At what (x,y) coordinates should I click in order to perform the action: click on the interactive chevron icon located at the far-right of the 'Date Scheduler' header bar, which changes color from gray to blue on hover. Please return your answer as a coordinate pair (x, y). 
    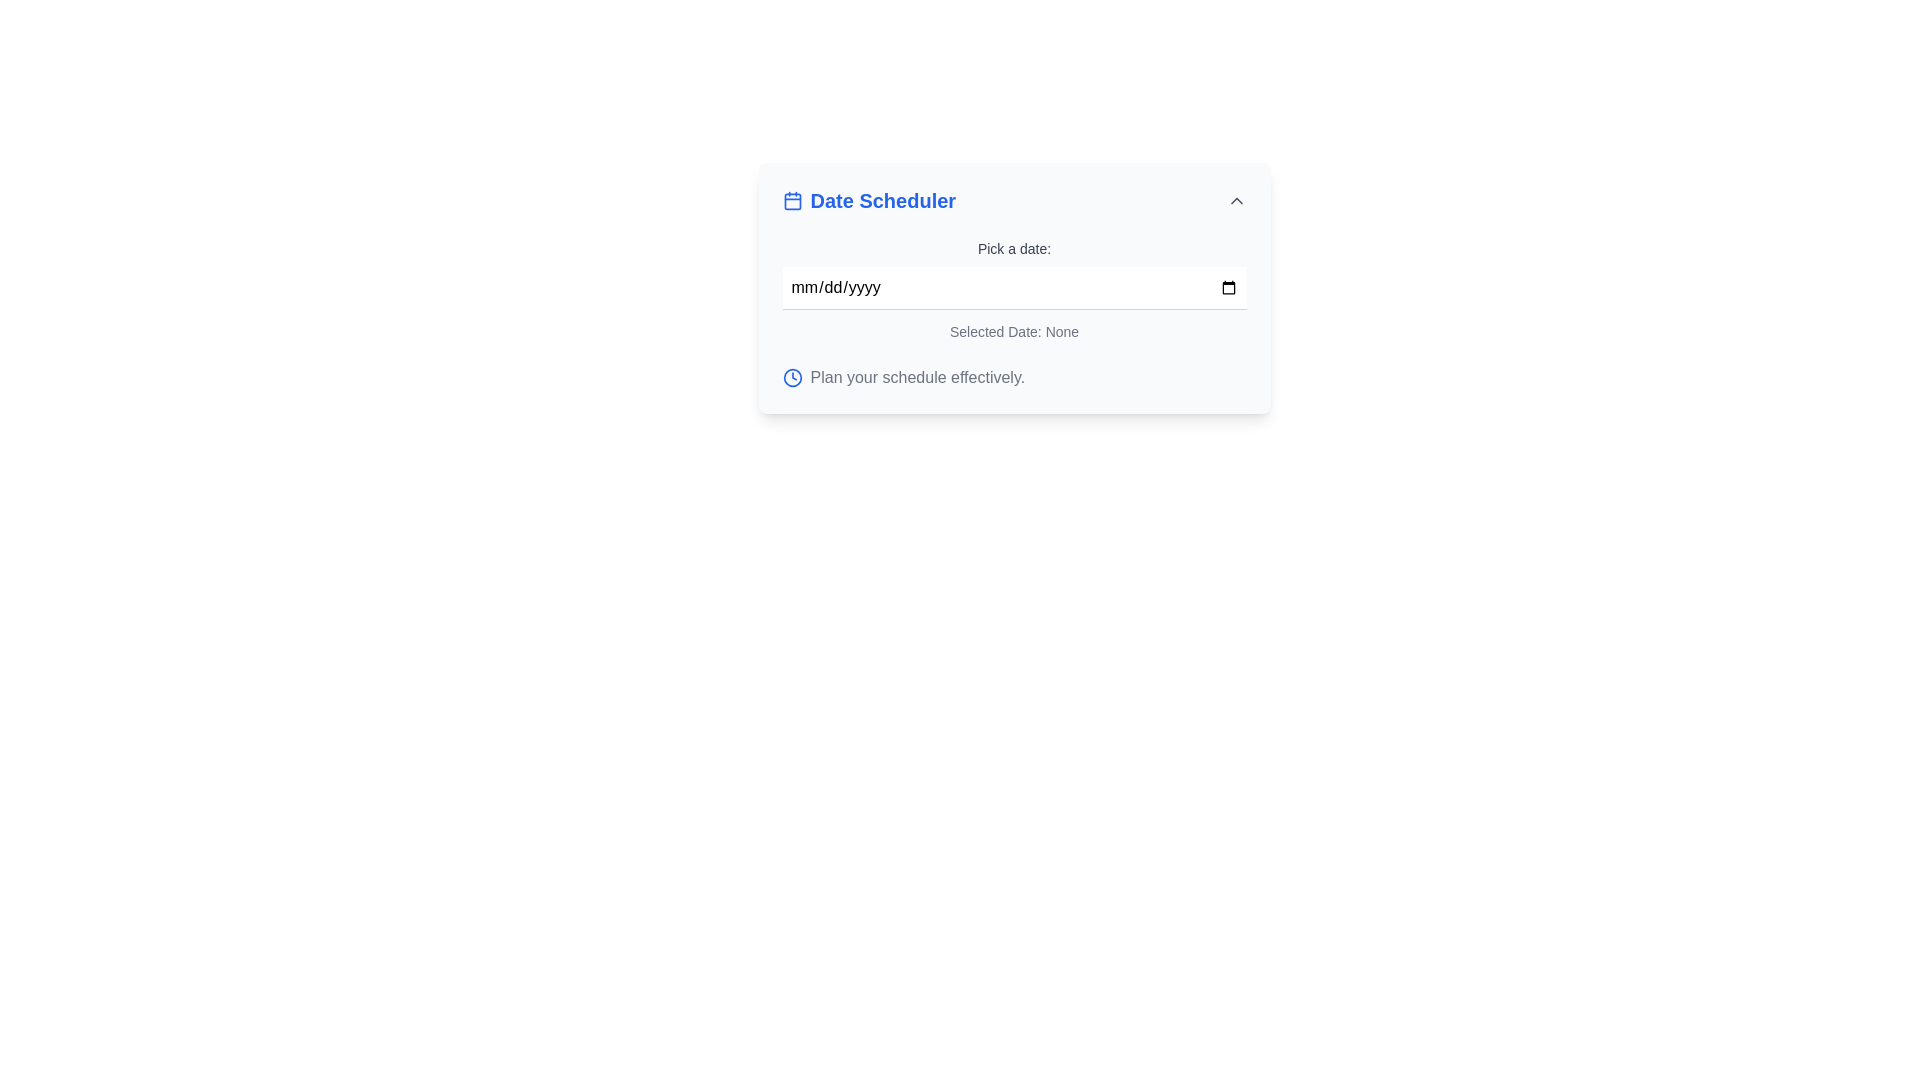
    Looking at the image, I should click on (1235, 200).